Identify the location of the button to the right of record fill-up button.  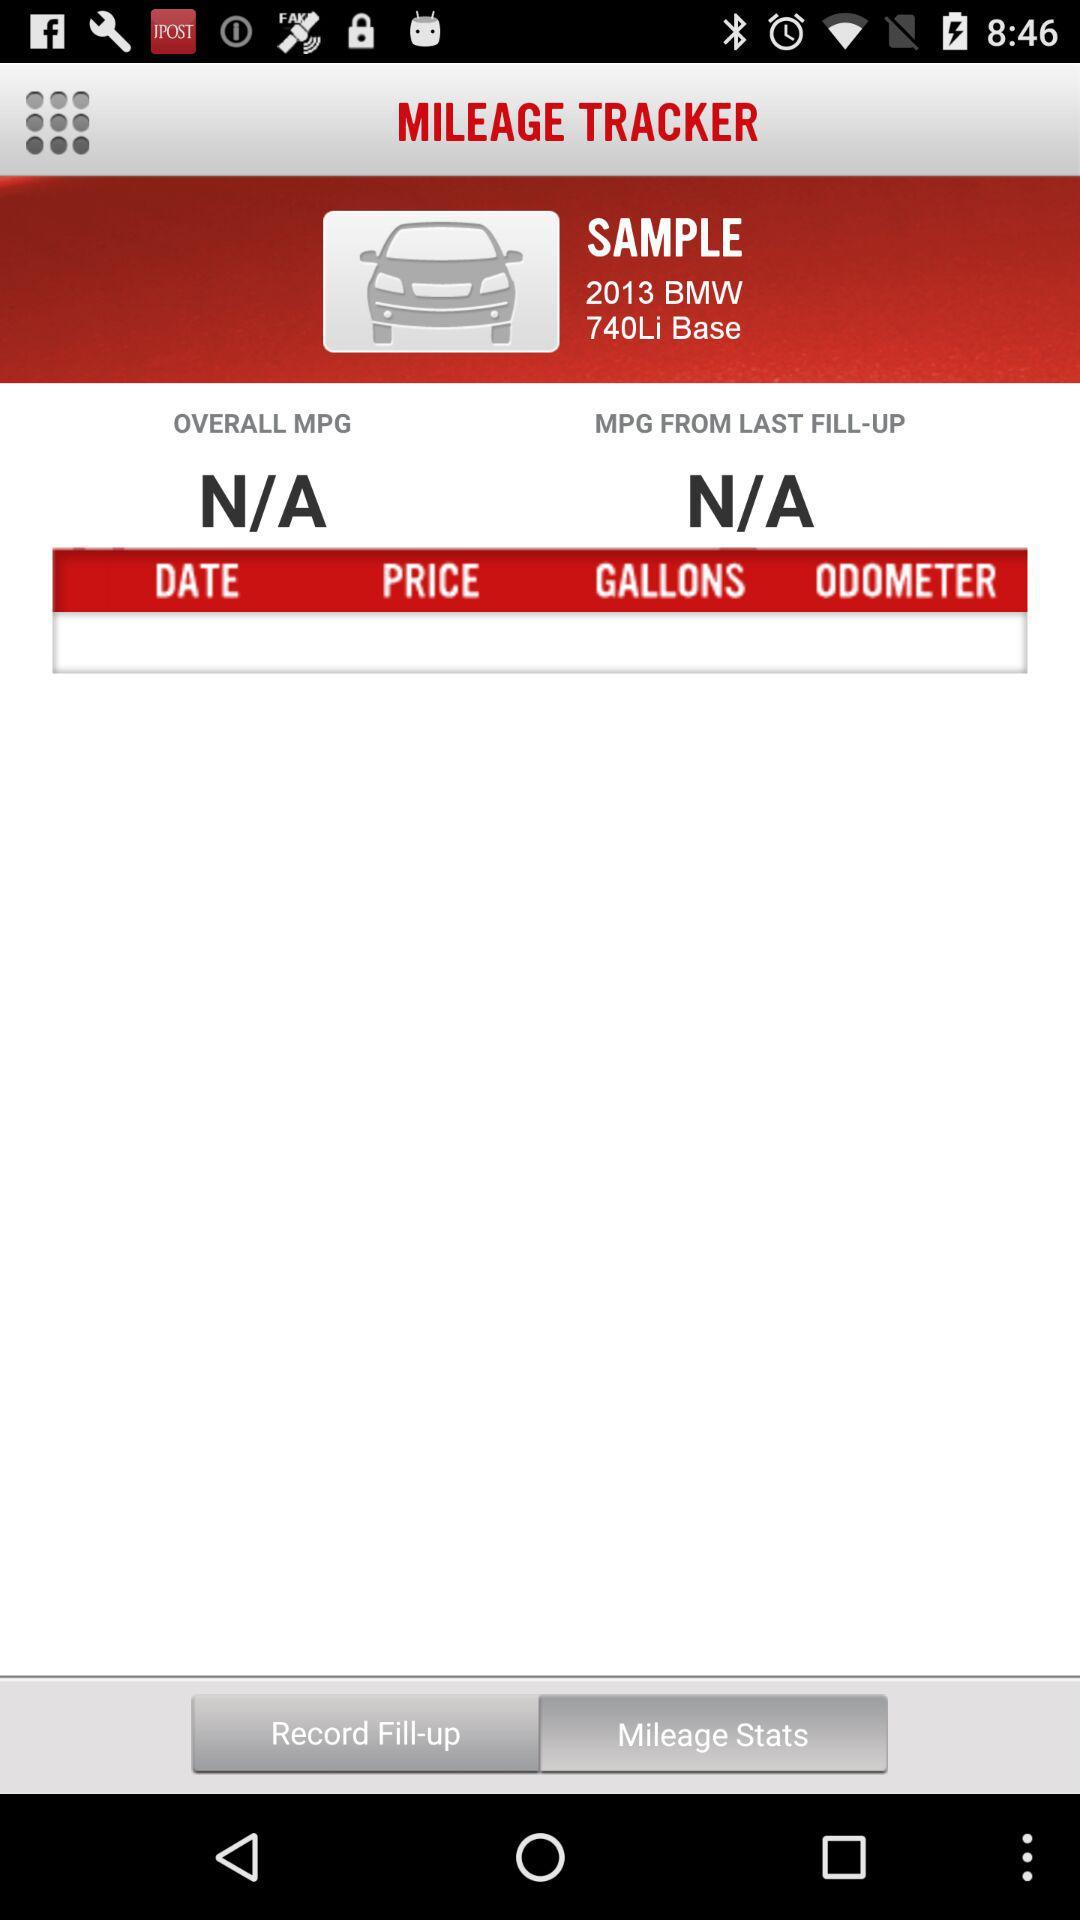
(712, 1733).